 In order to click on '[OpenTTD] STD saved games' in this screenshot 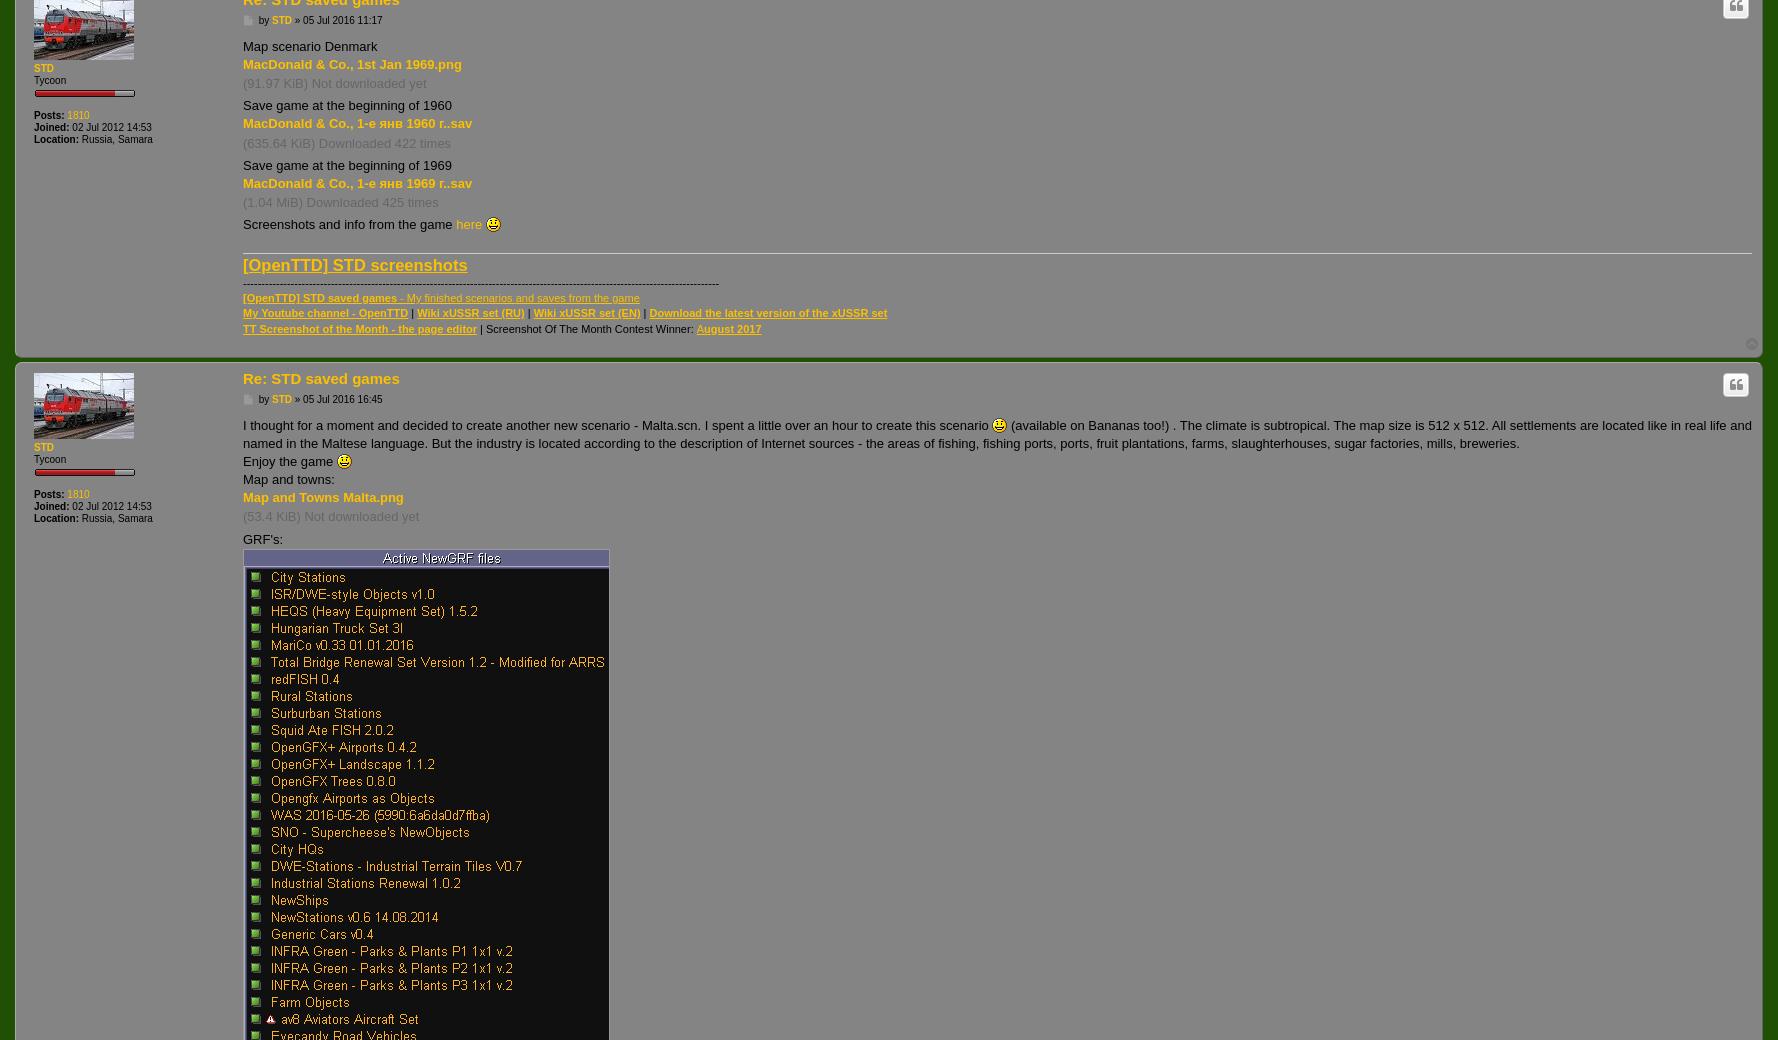, I will do `click(319, 296)`.